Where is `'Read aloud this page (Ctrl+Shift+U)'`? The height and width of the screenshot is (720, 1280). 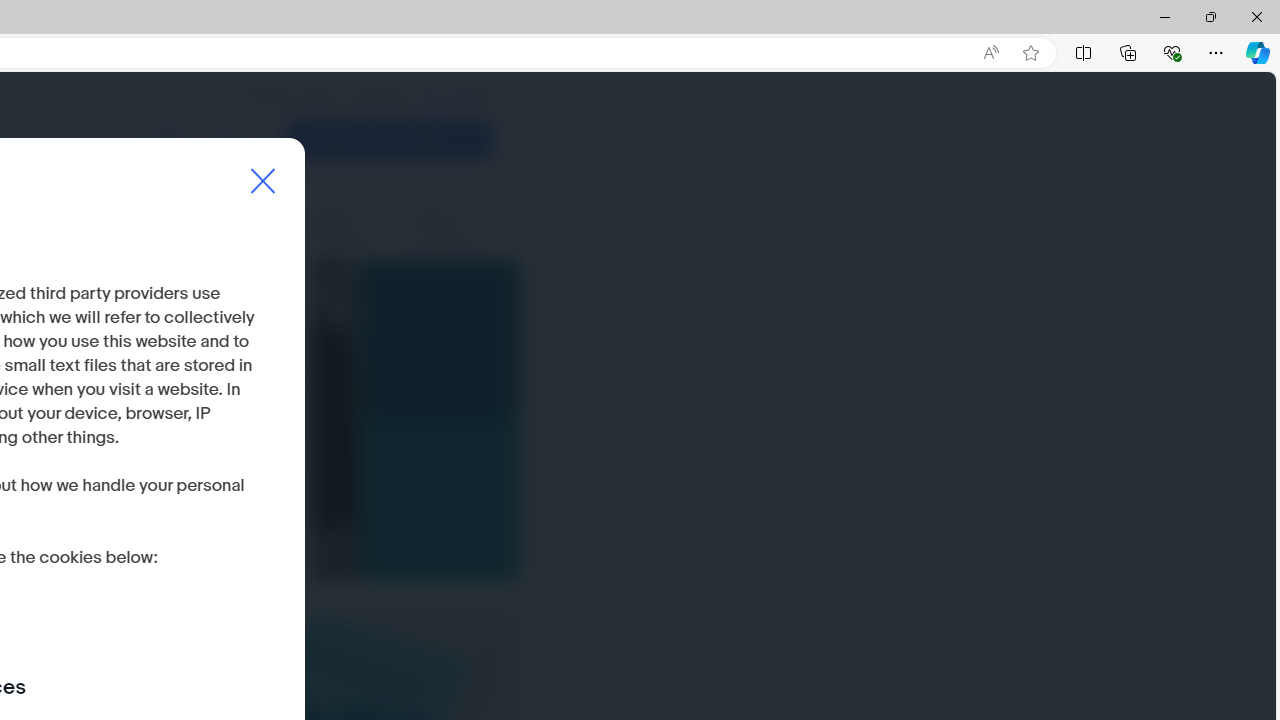 'Read aloud this page (Ctrl+Shift+U)' is located at coordinates (991, 52).